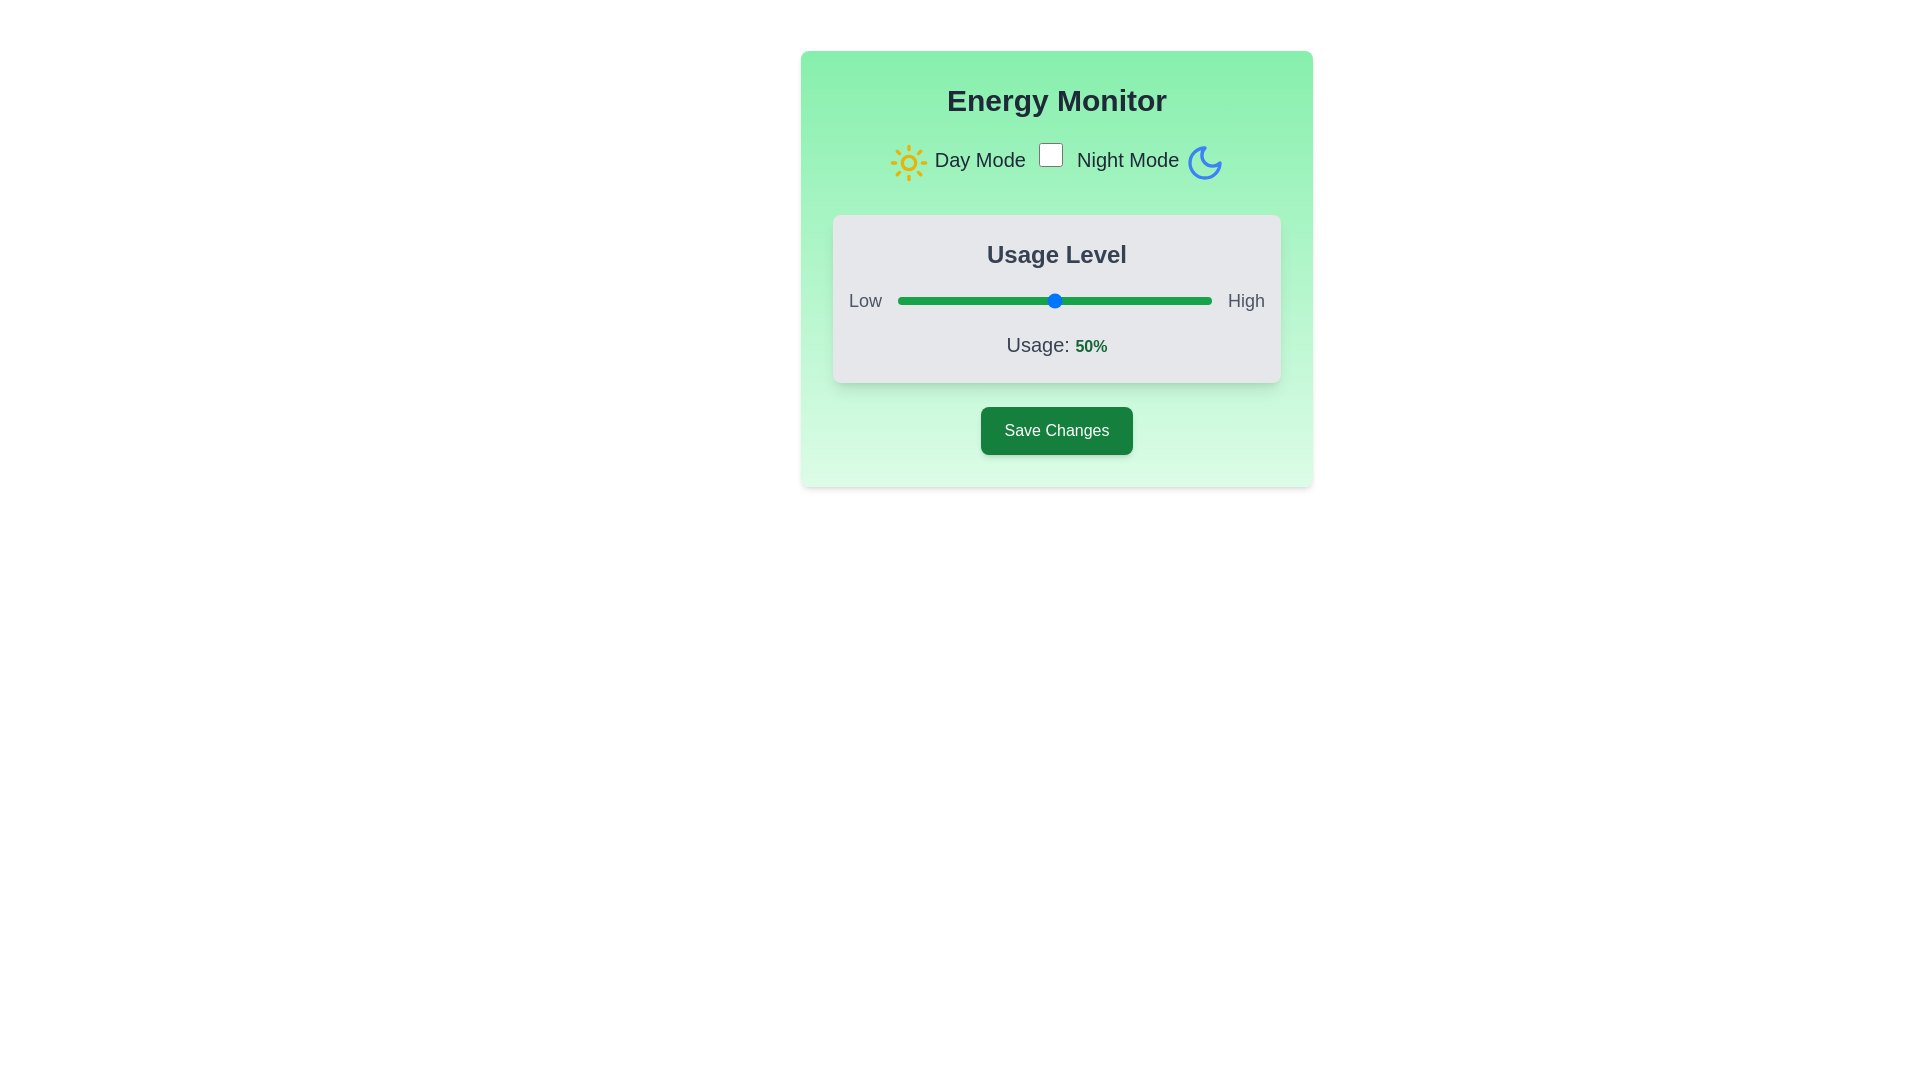 This screenshot has height=1080, width=1920. I want to click on the slider, so click(940, 300).